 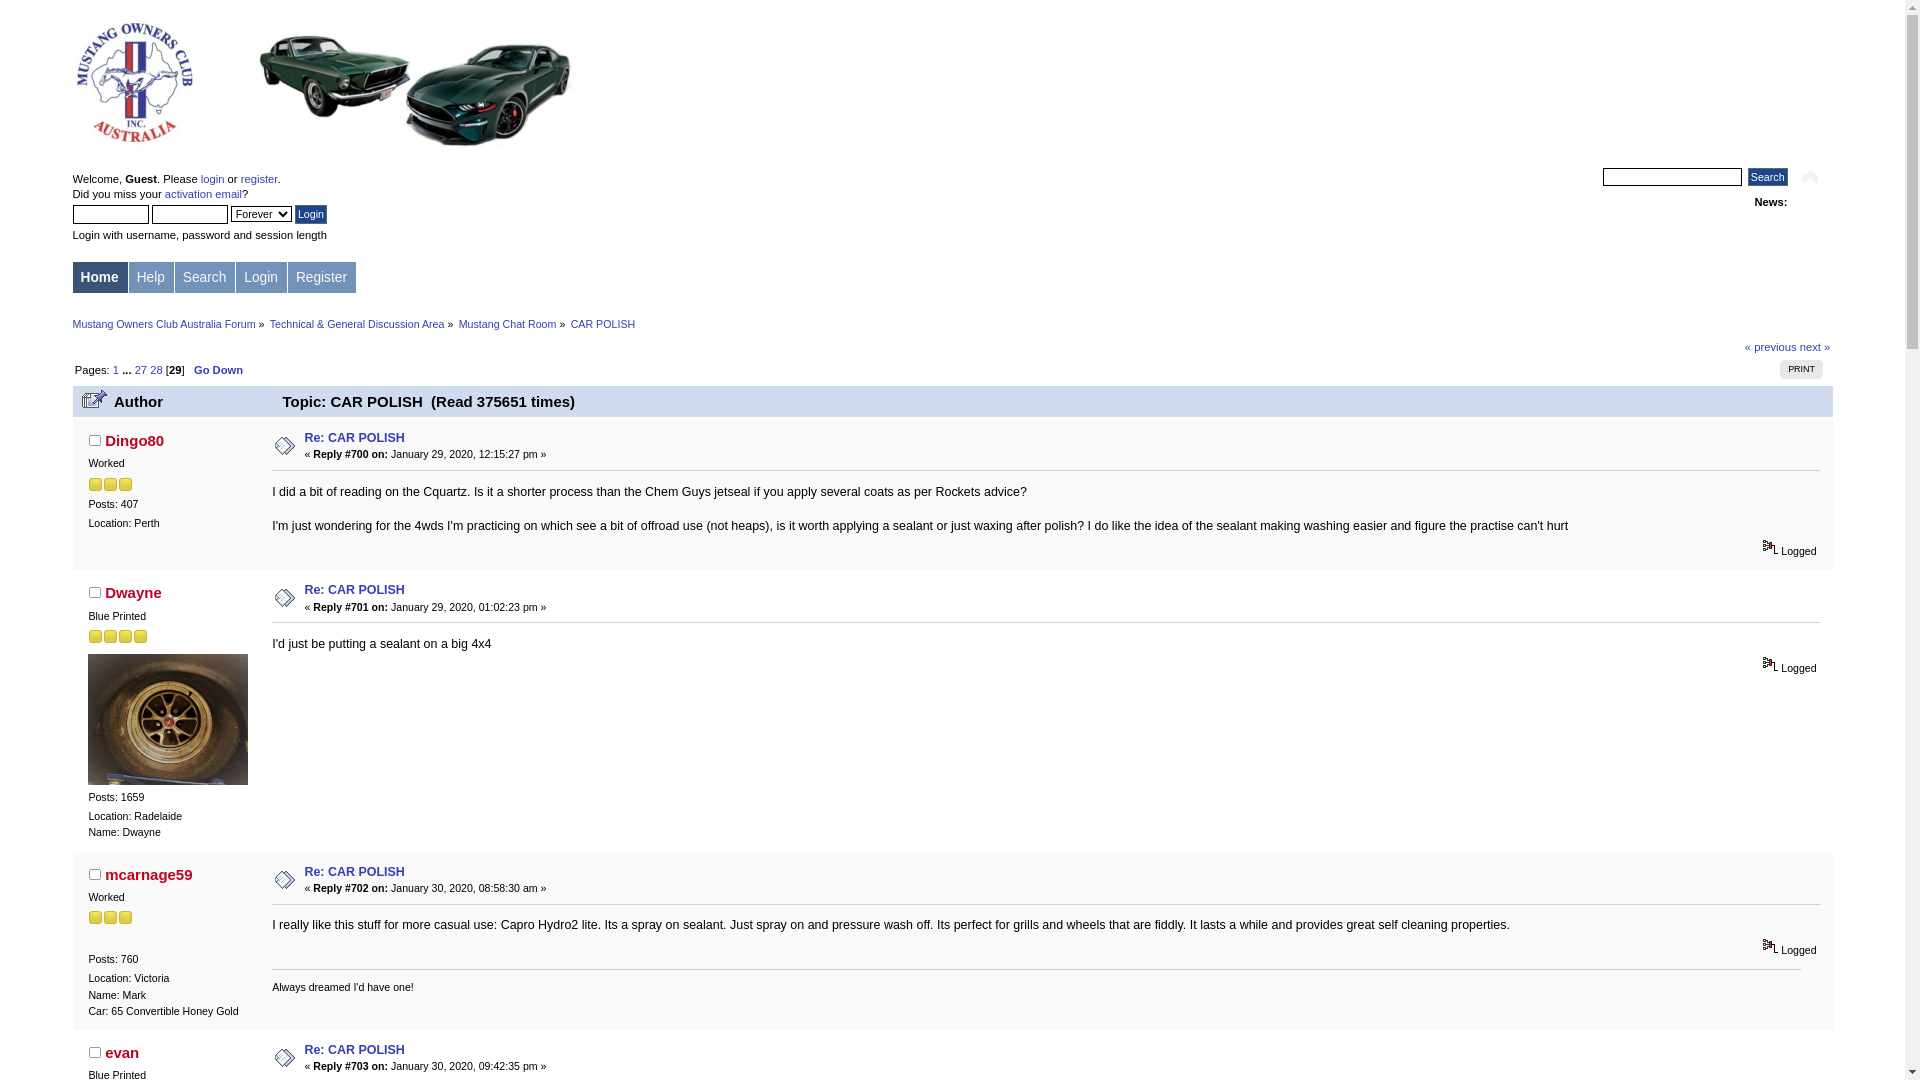 I want to click on 'Re: CAR POLISH', so click(x=354, y=589).